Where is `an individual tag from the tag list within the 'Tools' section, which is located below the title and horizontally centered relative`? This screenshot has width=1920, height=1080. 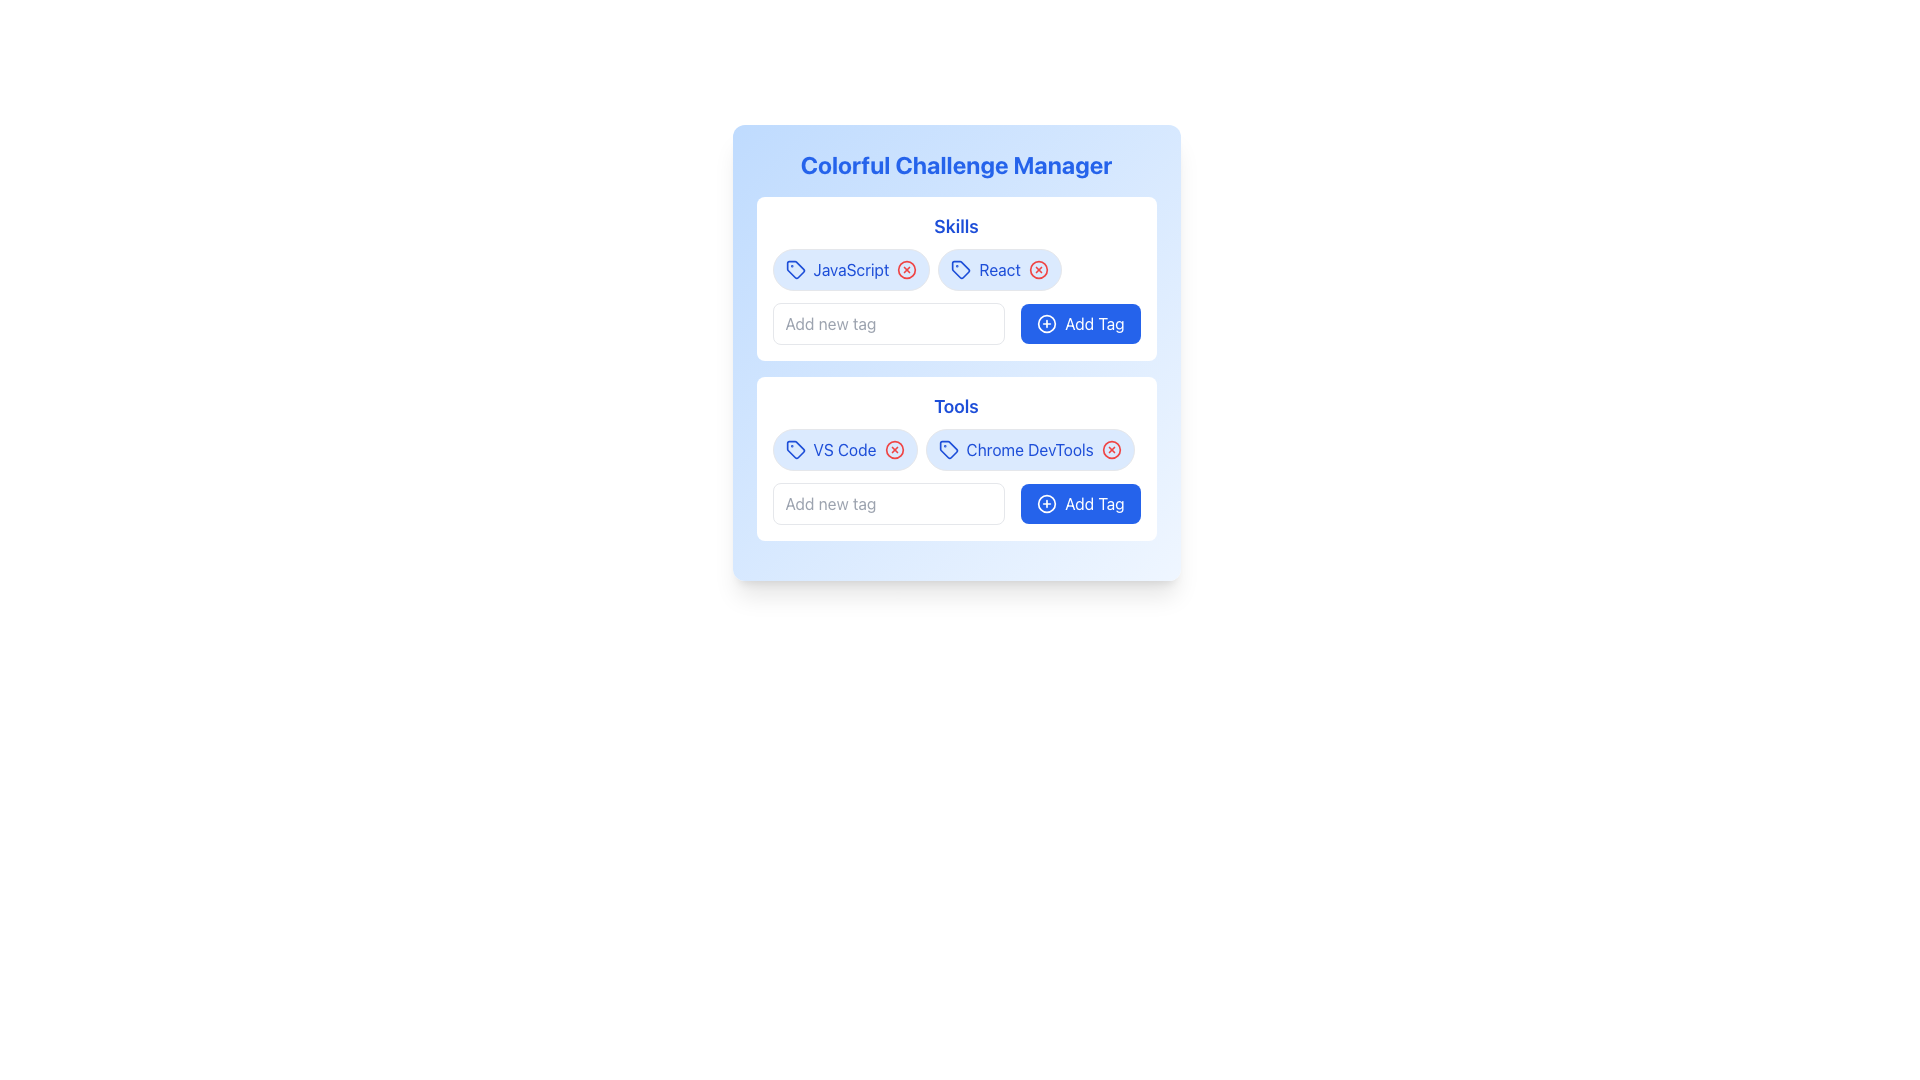
an individual tag from the tag list within the 'Tools' section, which is located below the title and horizontally centered relative is located at coordinates (955, 450).